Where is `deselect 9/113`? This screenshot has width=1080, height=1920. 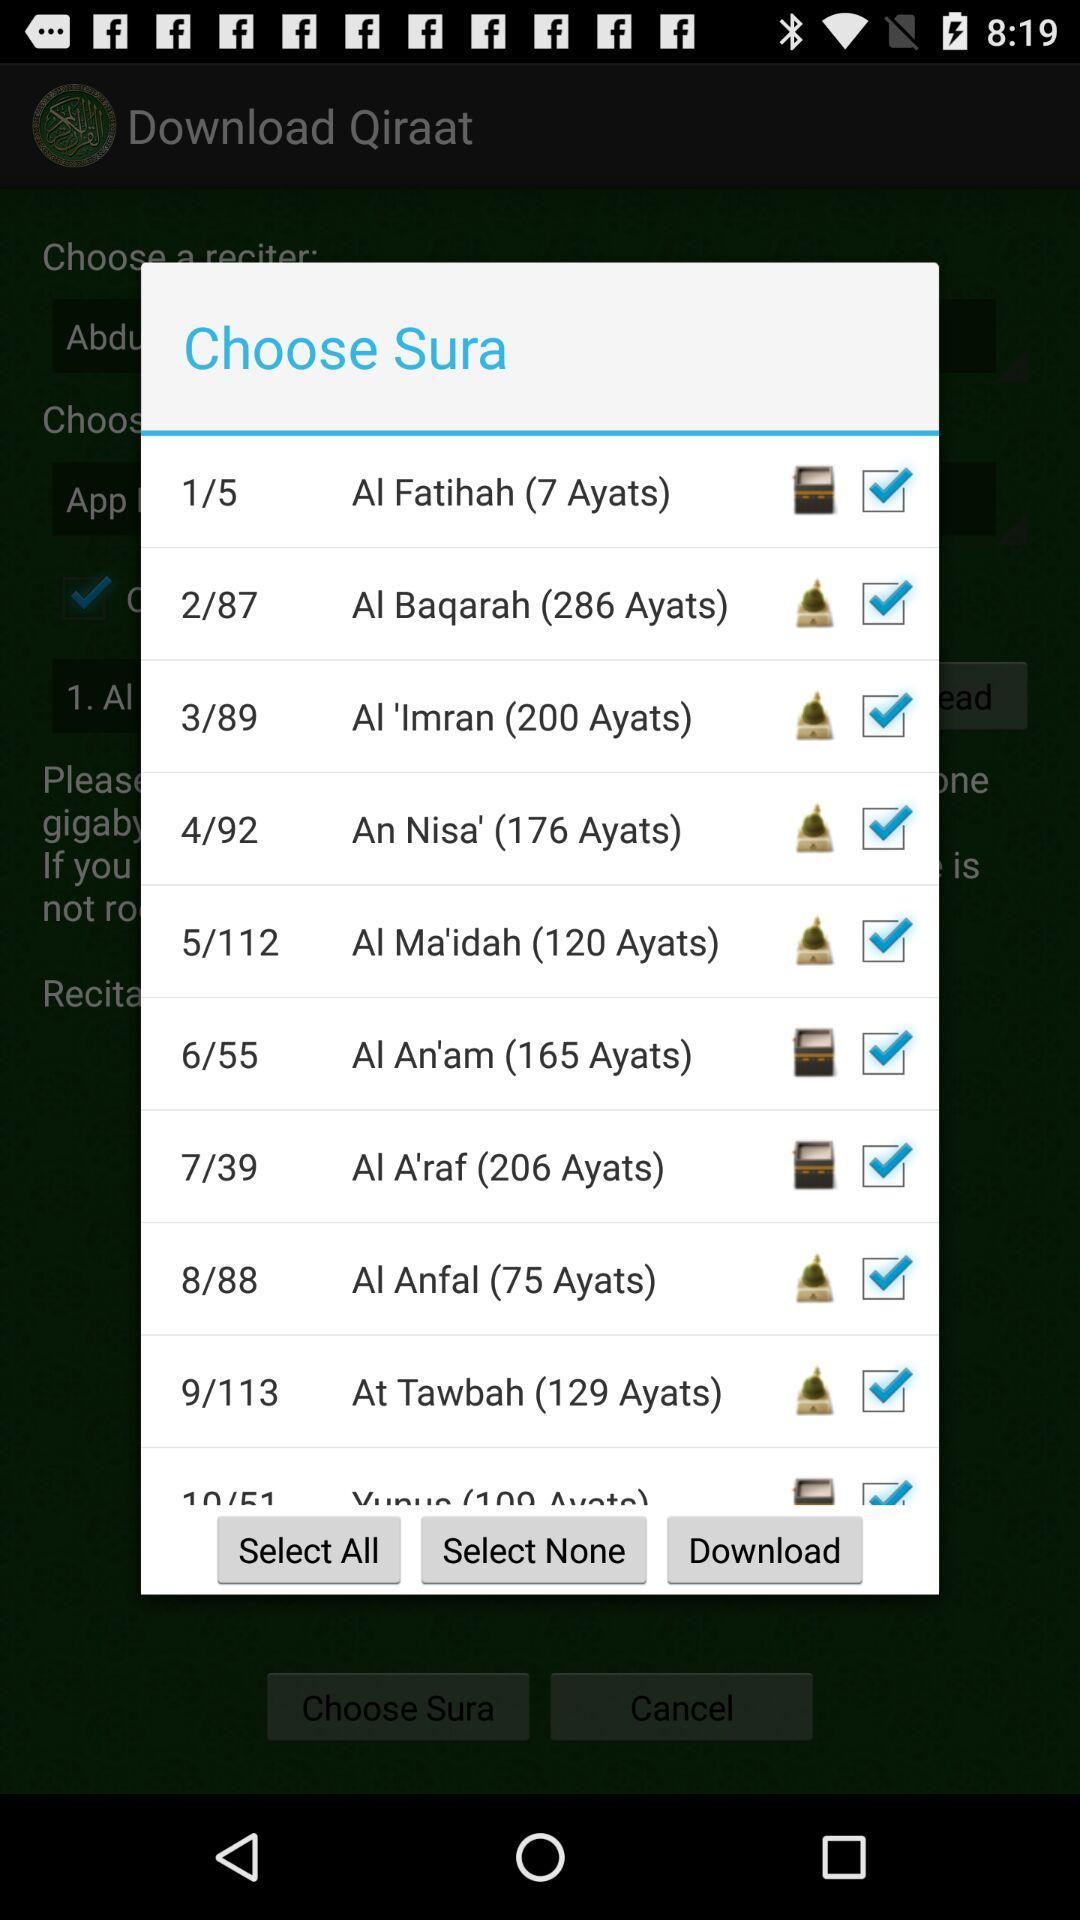
deselect 9/113 is located at coordinates (882, 1390).